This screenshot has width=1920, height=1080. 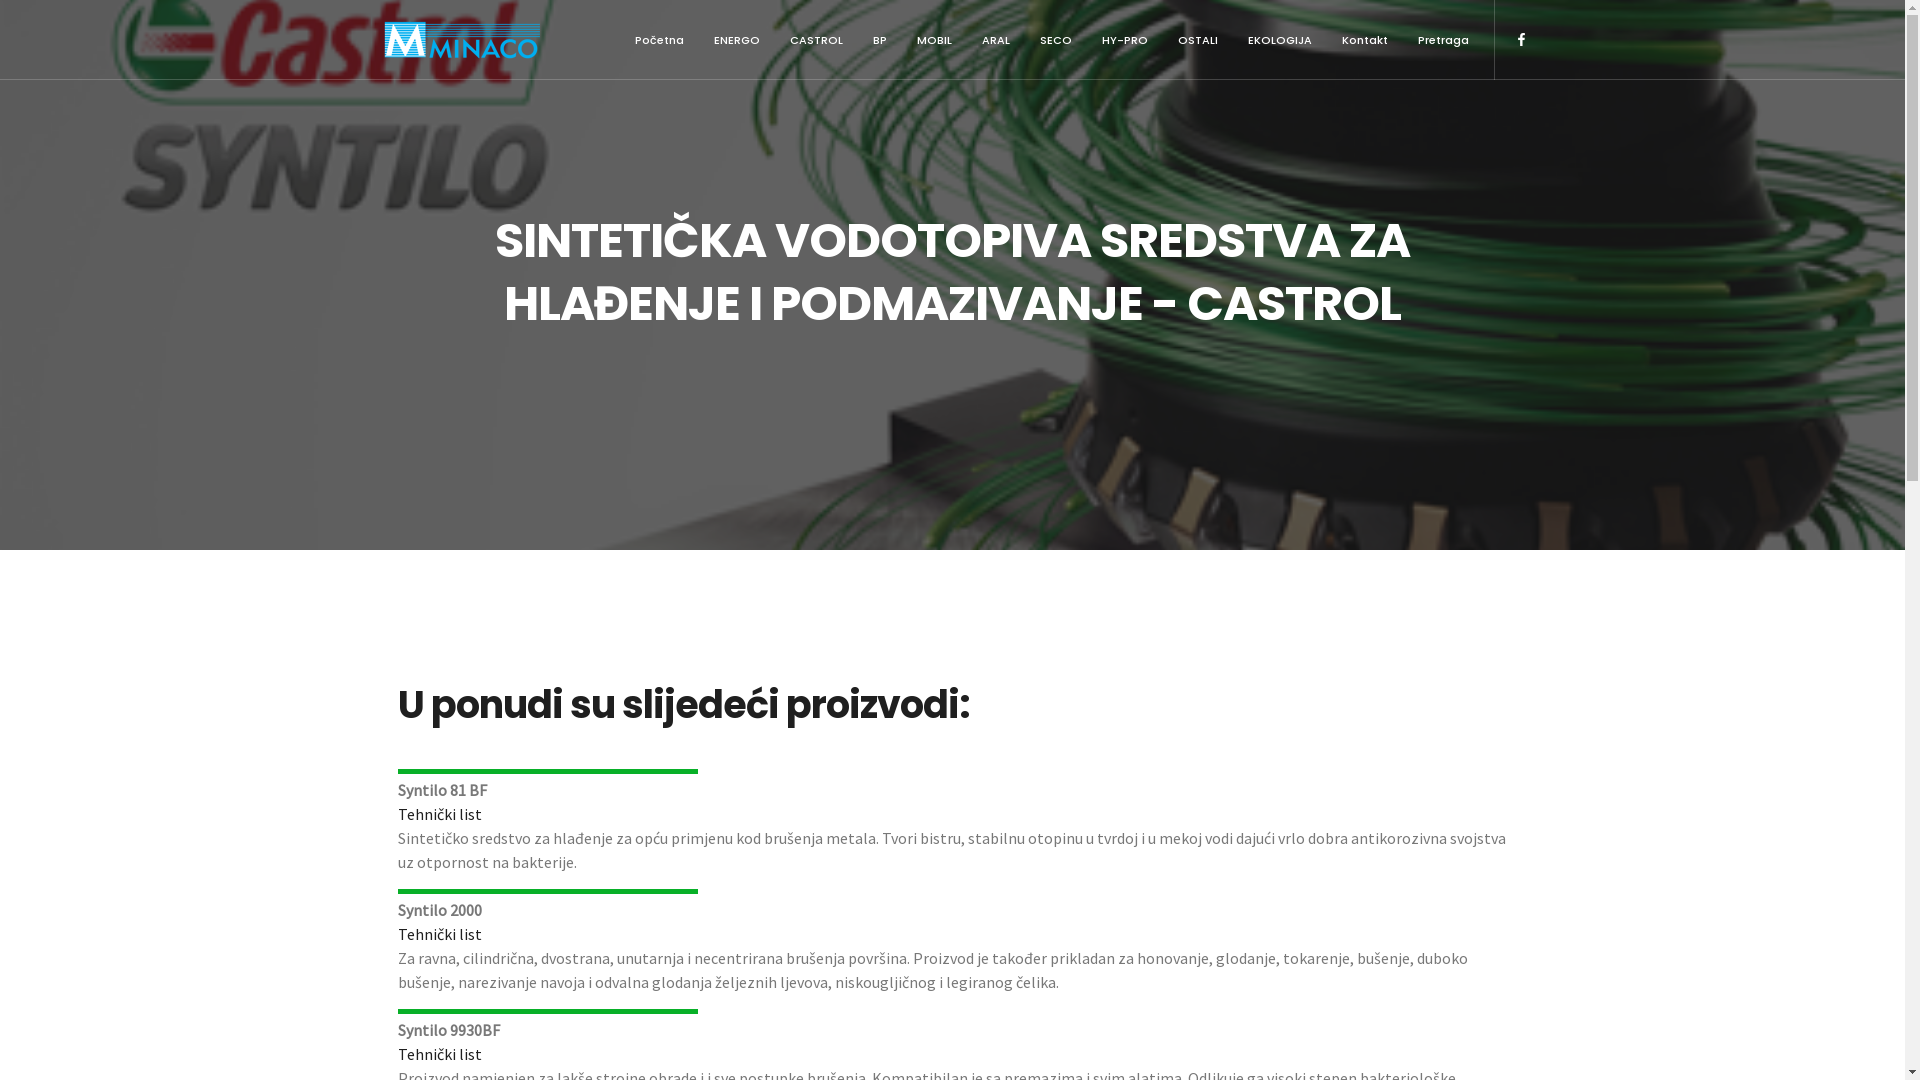 I want to click on 'ARAL', so click(x=994, y=39).